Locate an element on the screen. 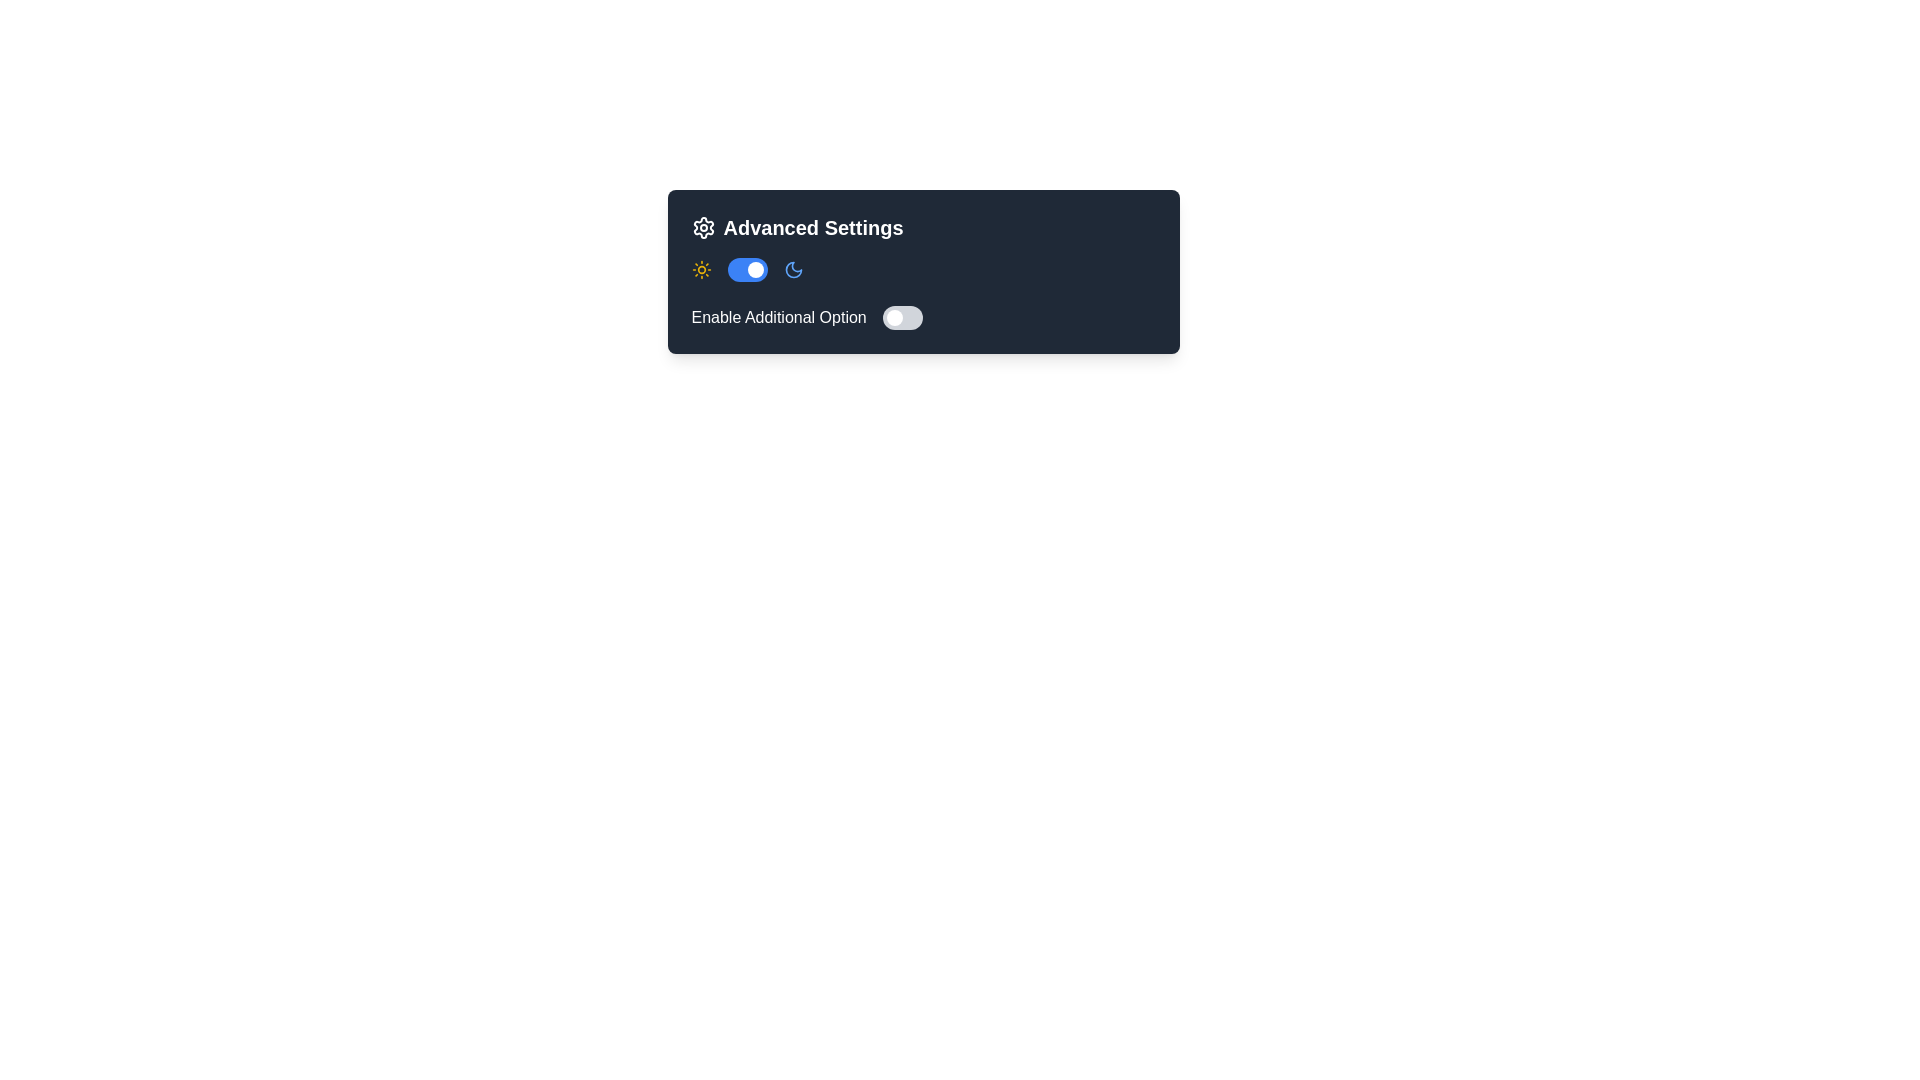 The image size is (1920, 1080). the toggle switch located at the bottom of the 'Advanced Settings' card component, specifically the second interactive option below the light/dark mode toggle is located at coordinates (922, 316).